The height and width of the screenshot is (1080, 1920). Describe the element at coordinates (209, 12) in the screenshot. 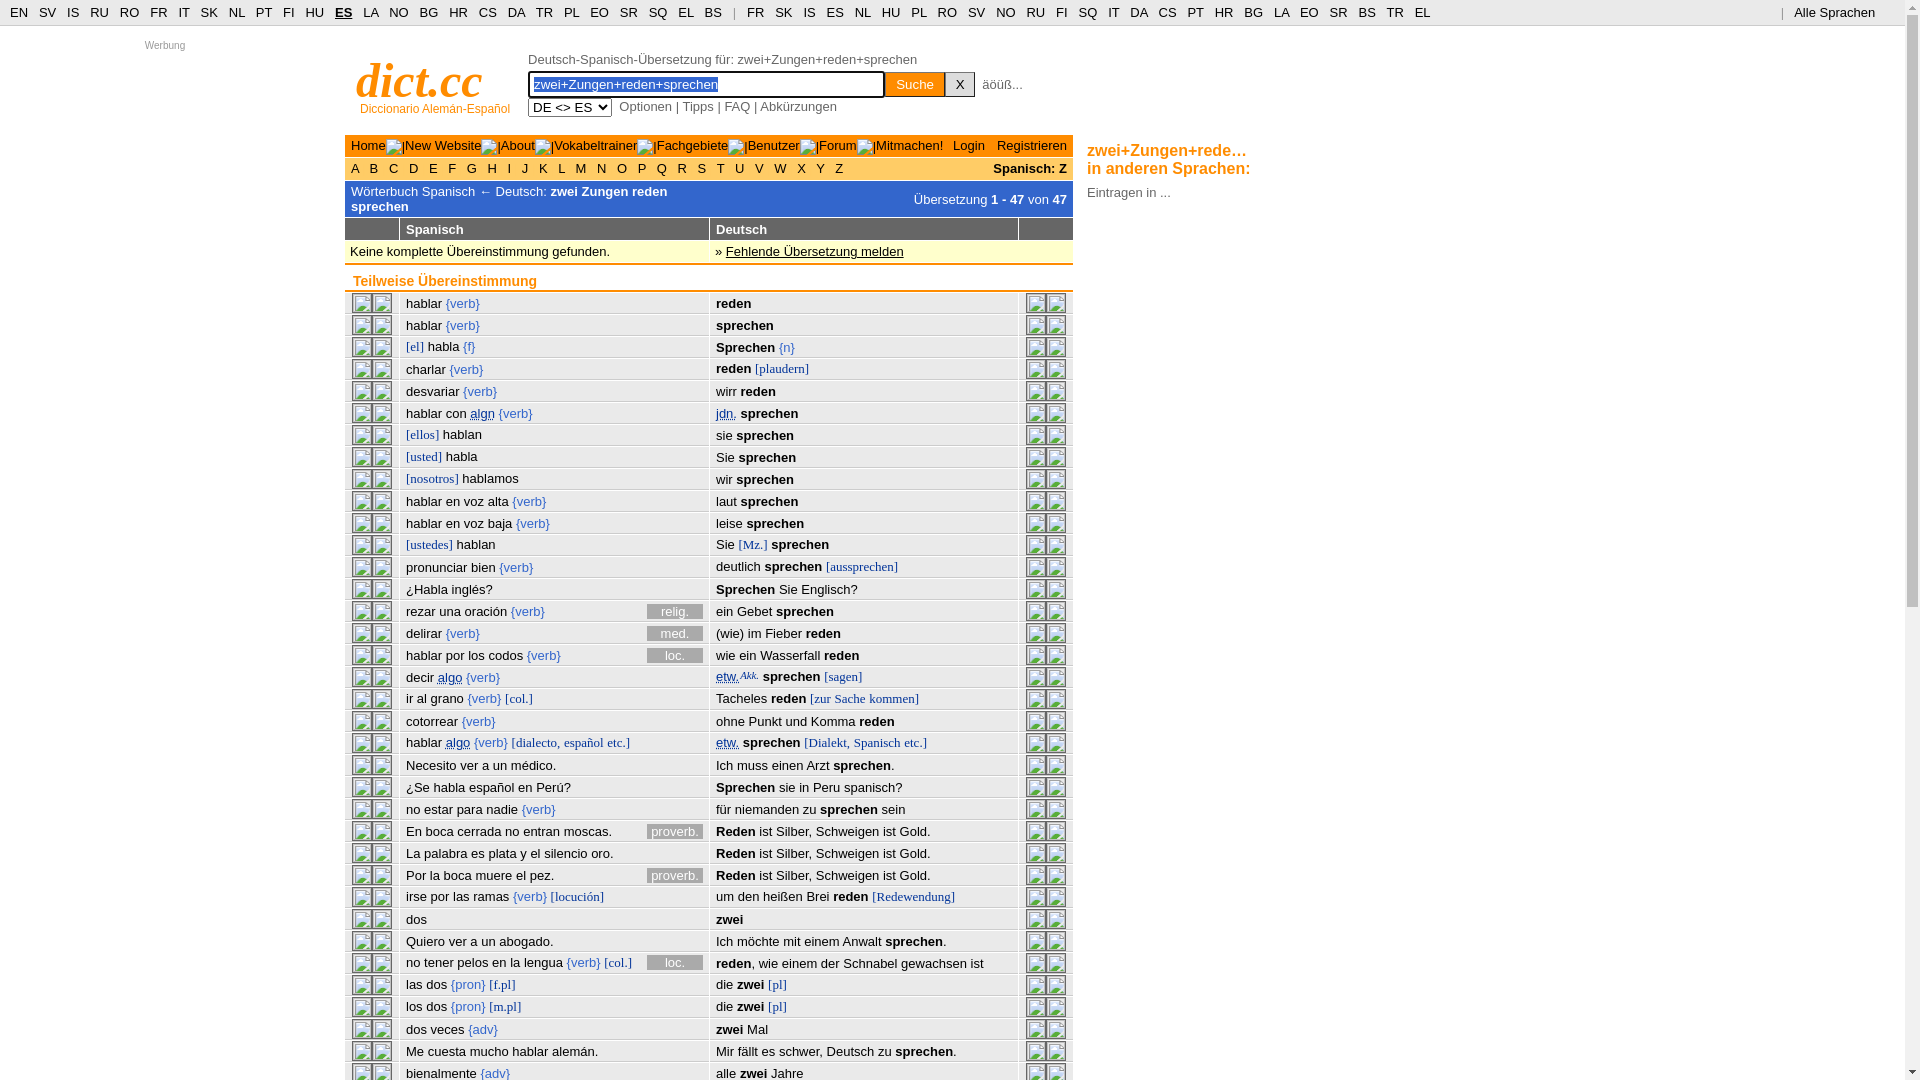

I see `'SK'` at that location.